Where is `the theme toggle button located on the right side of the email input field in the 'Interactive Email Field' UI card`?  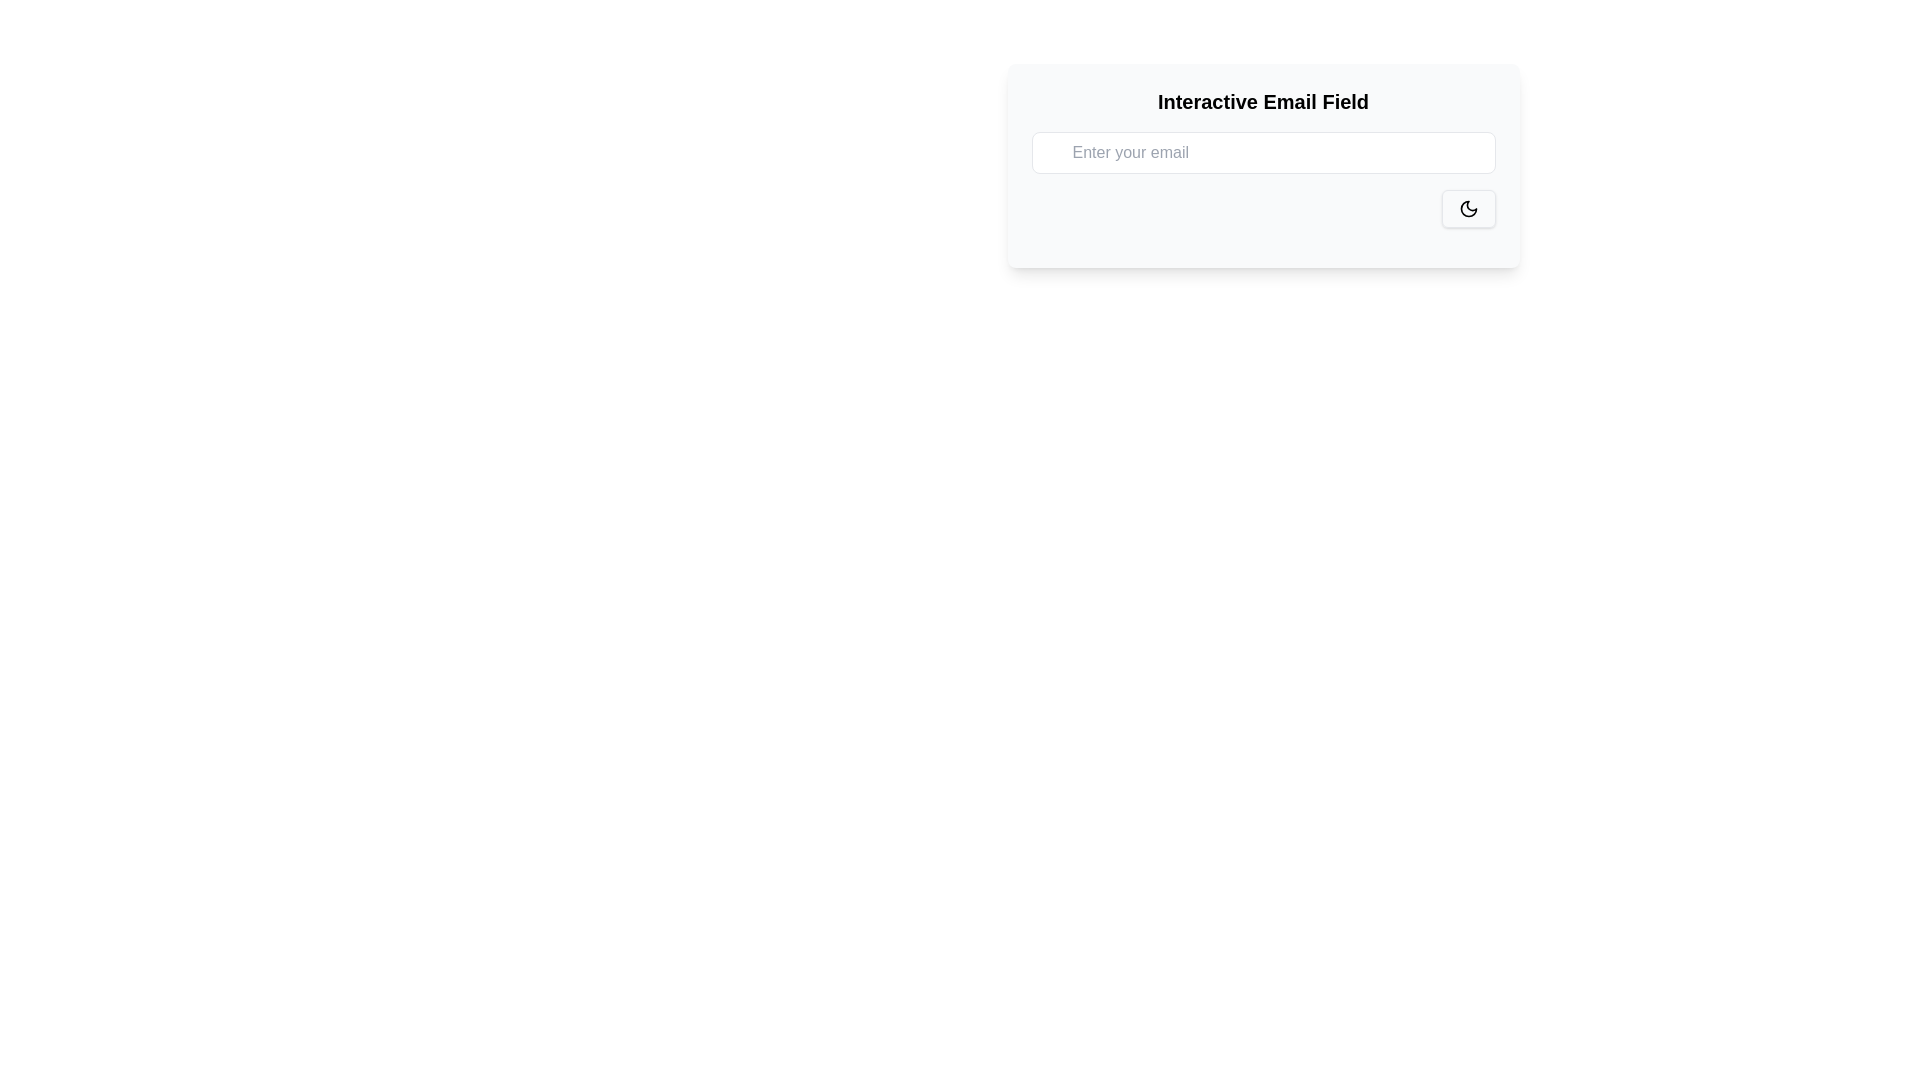 the theme toggle button located on the right side of the email input field in the 'Interactive Email Field' UI card is located at coordinates (1468, 208).